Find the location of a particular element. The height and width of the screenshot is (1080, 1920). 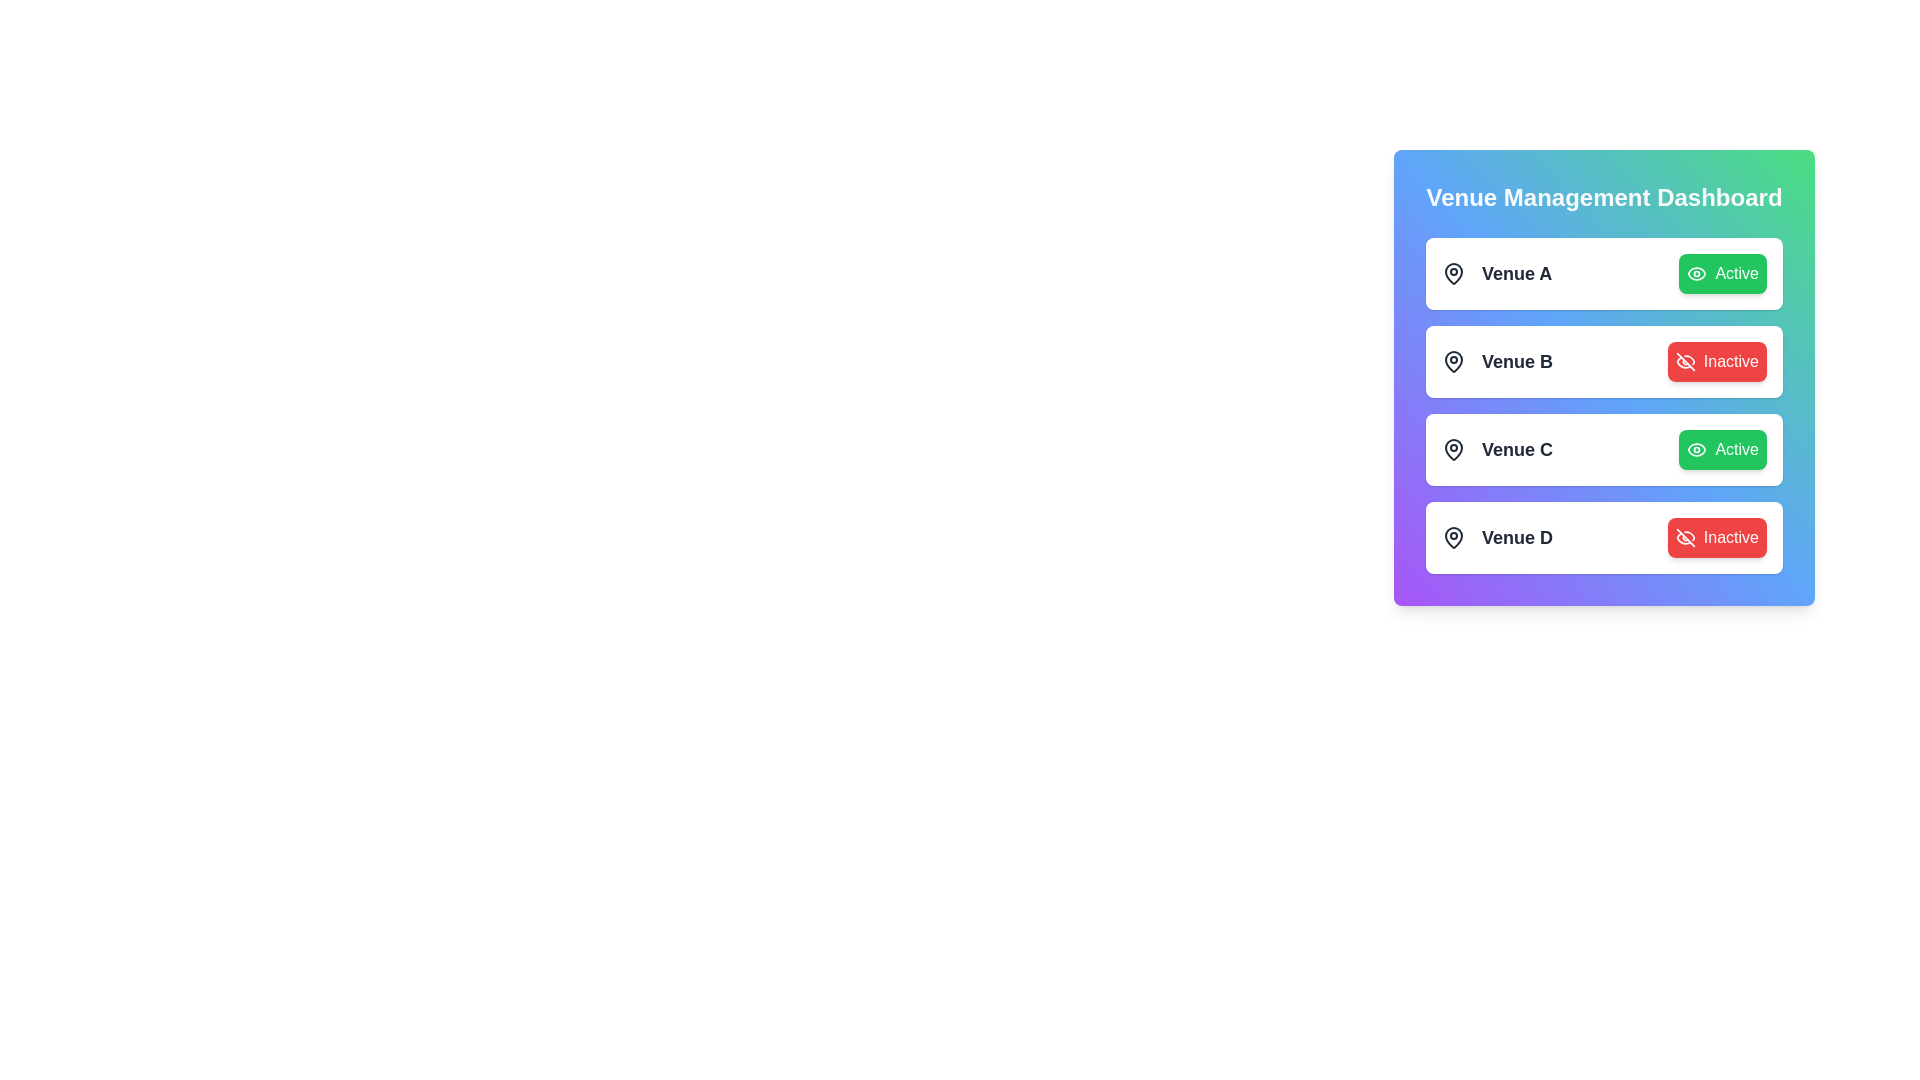

the venue status button for Venue B is located at coordinates (1716, 362).